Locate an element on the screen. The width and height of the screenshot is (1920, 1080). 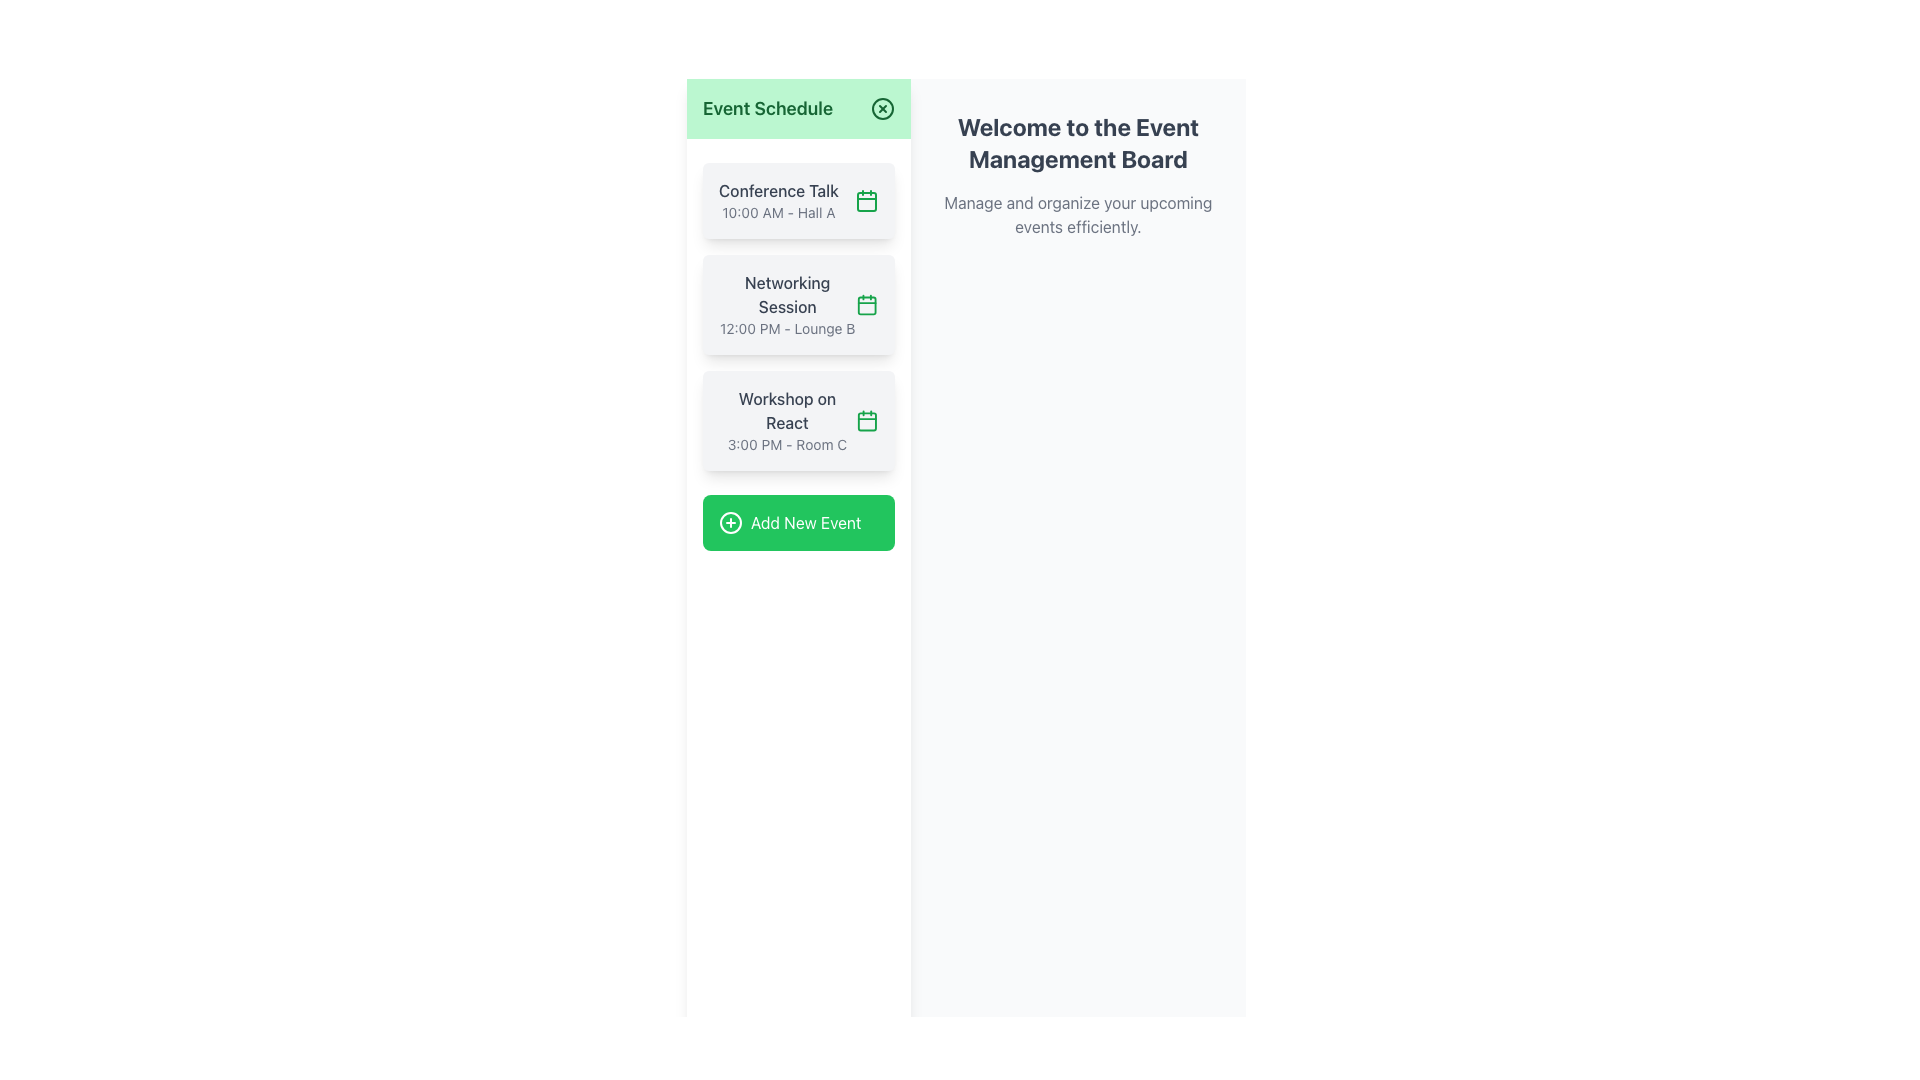
the text displaying '10:00 AM - Hall A' in small gray font, located in the left sidebar under 'Event Schedule' is located at coordinates (777, 212).